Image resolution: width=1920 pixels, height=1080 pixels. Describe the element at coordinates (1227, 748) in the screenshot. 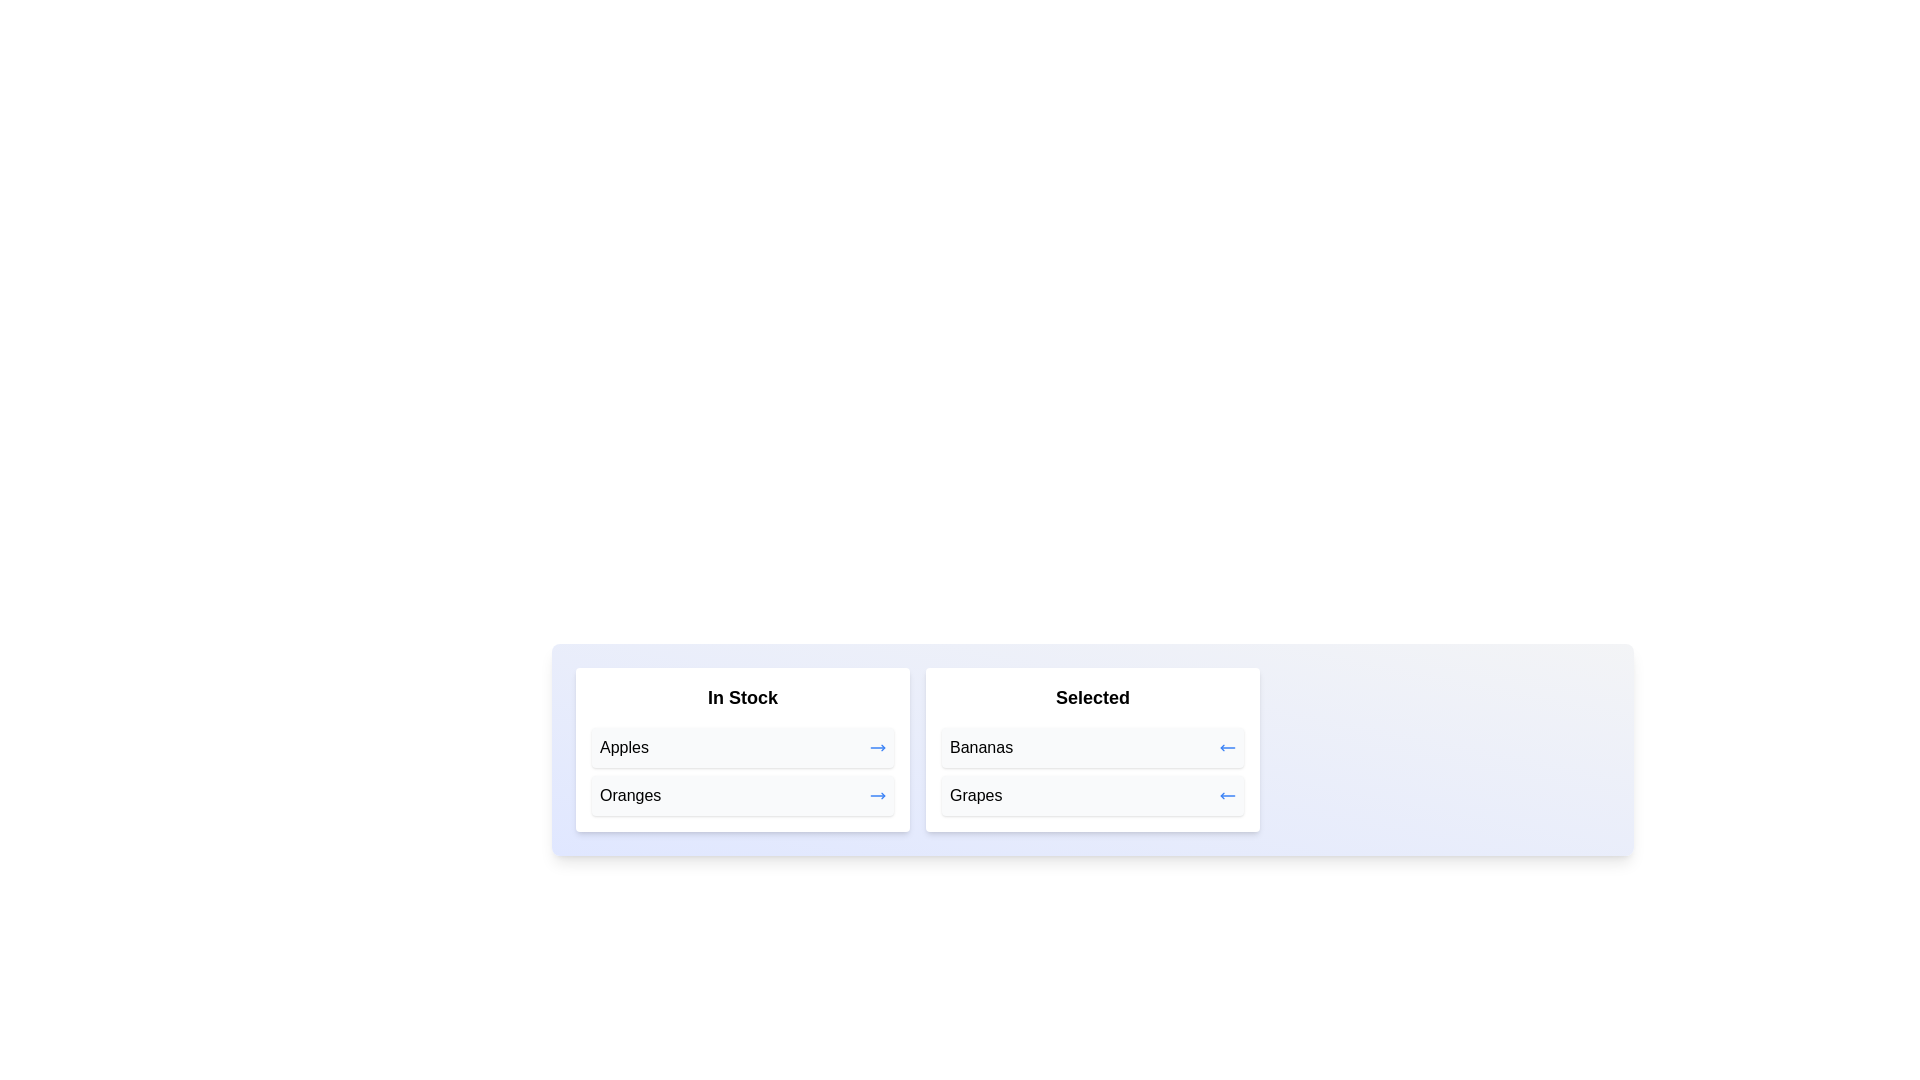

I see `arrow button next to the item Bananas in the 'Selected' list to move it to the 'In Stock' list` at that location.